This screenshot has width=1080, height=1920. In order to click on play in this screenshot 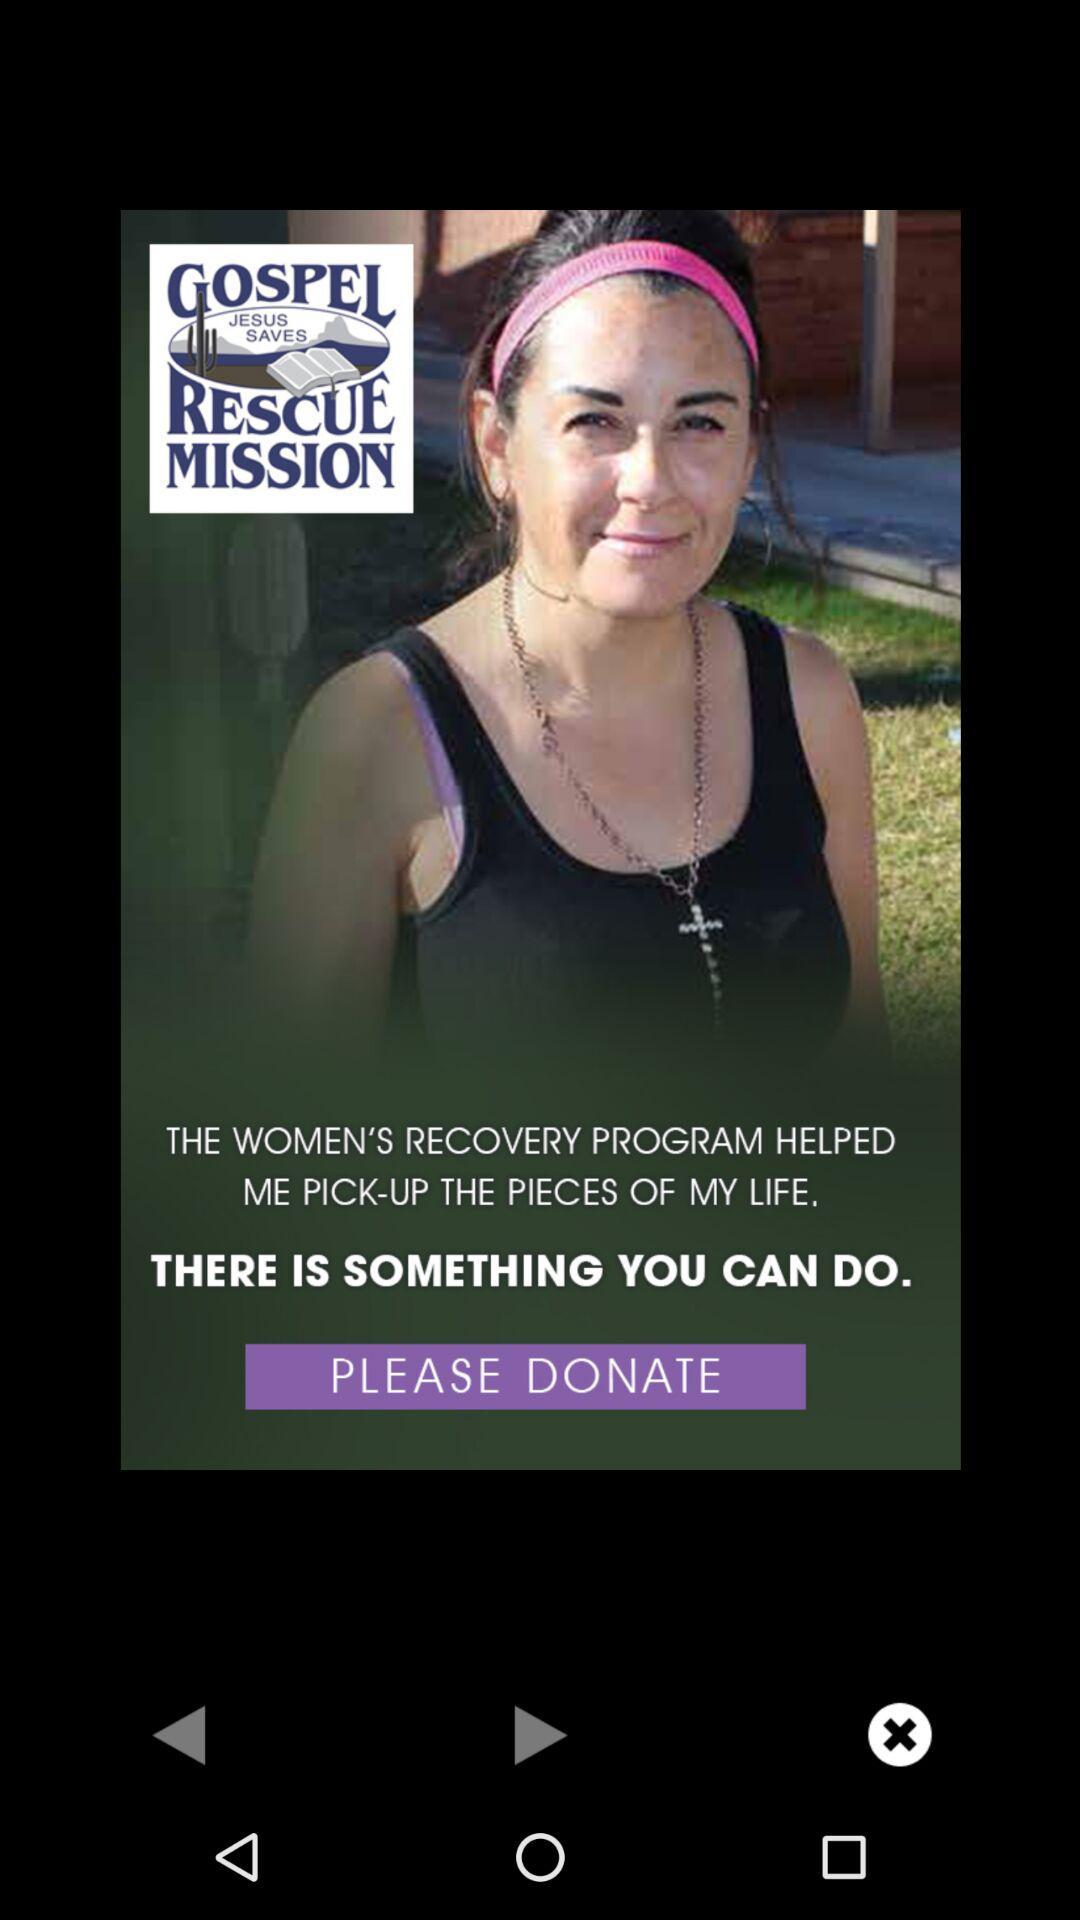, I will do `click(540, 1733)`.